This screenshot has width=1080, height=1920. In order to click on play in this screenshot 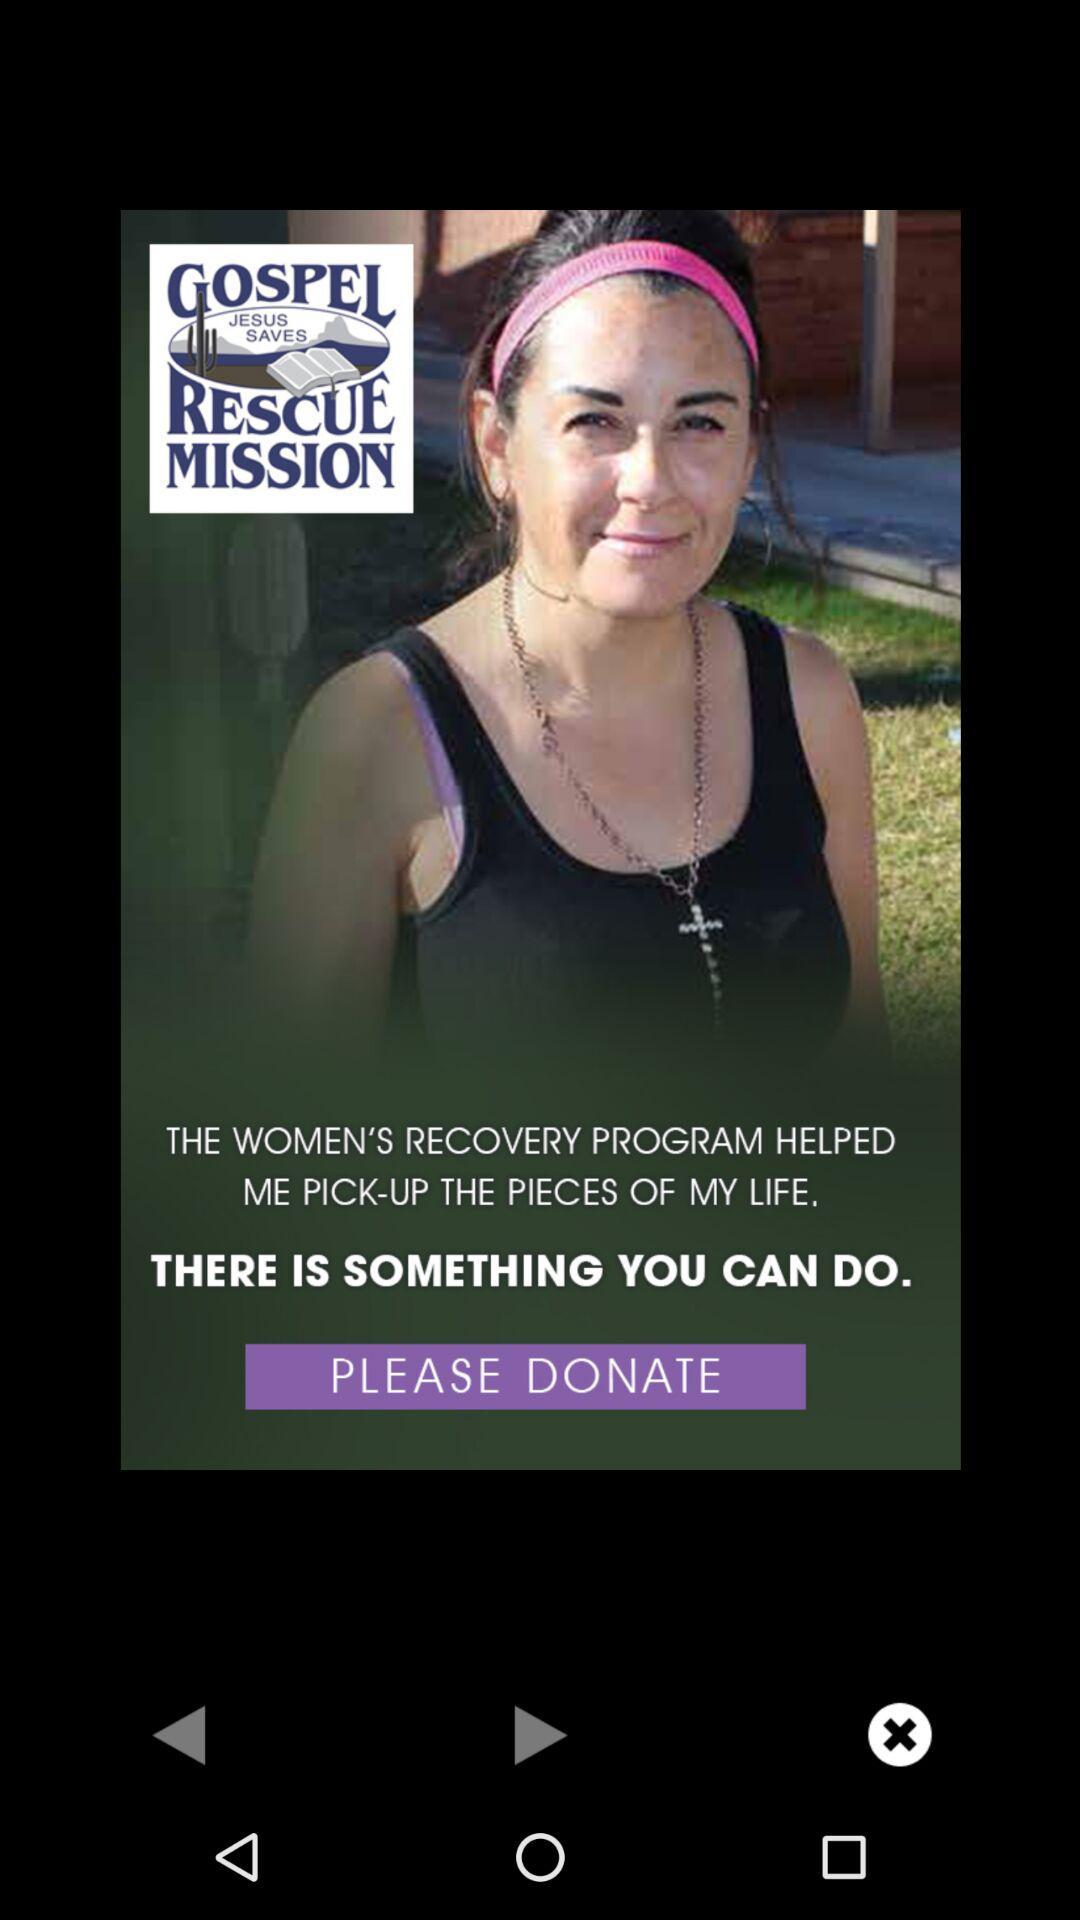, I will do `click(540, 1733)`.